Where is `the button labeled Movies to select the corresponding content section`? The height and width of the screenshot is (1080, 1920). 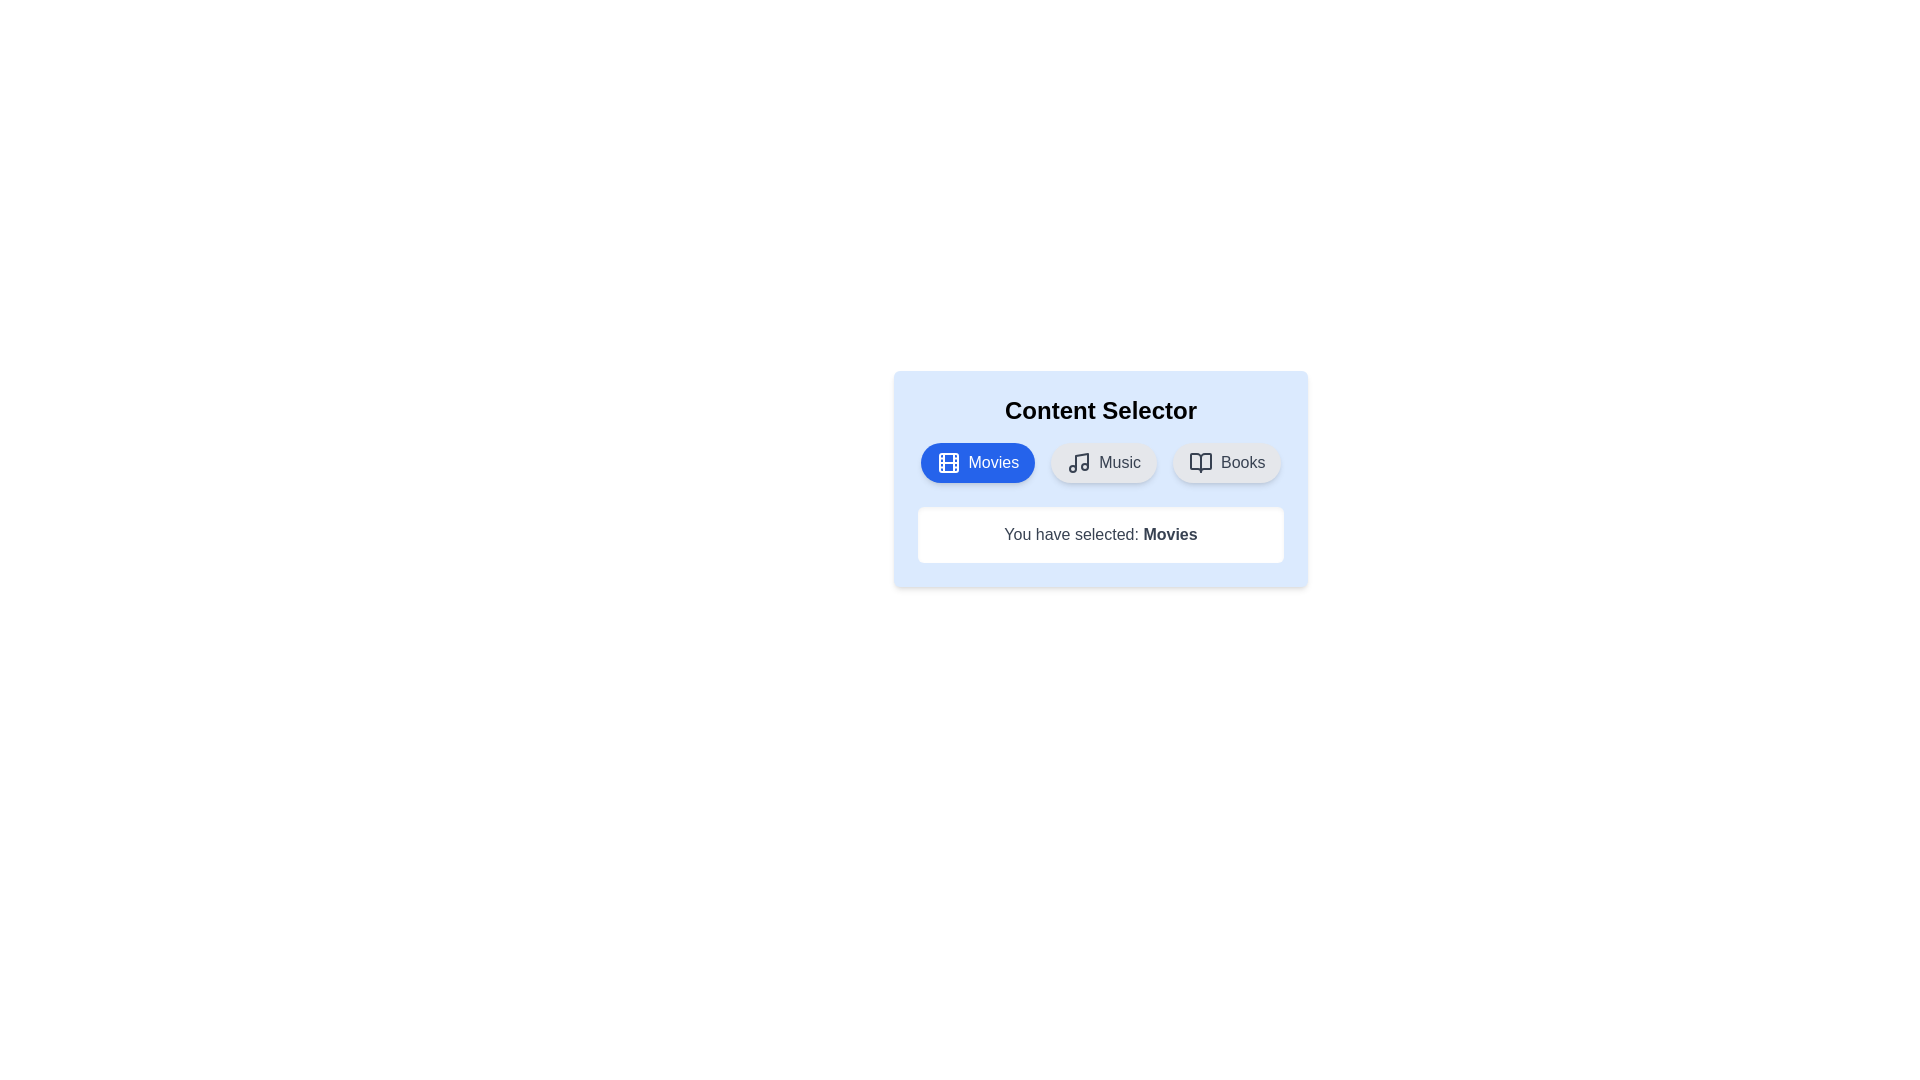
the button labeled Movies to select the corresponding content section is located at coordinates (977, 462).